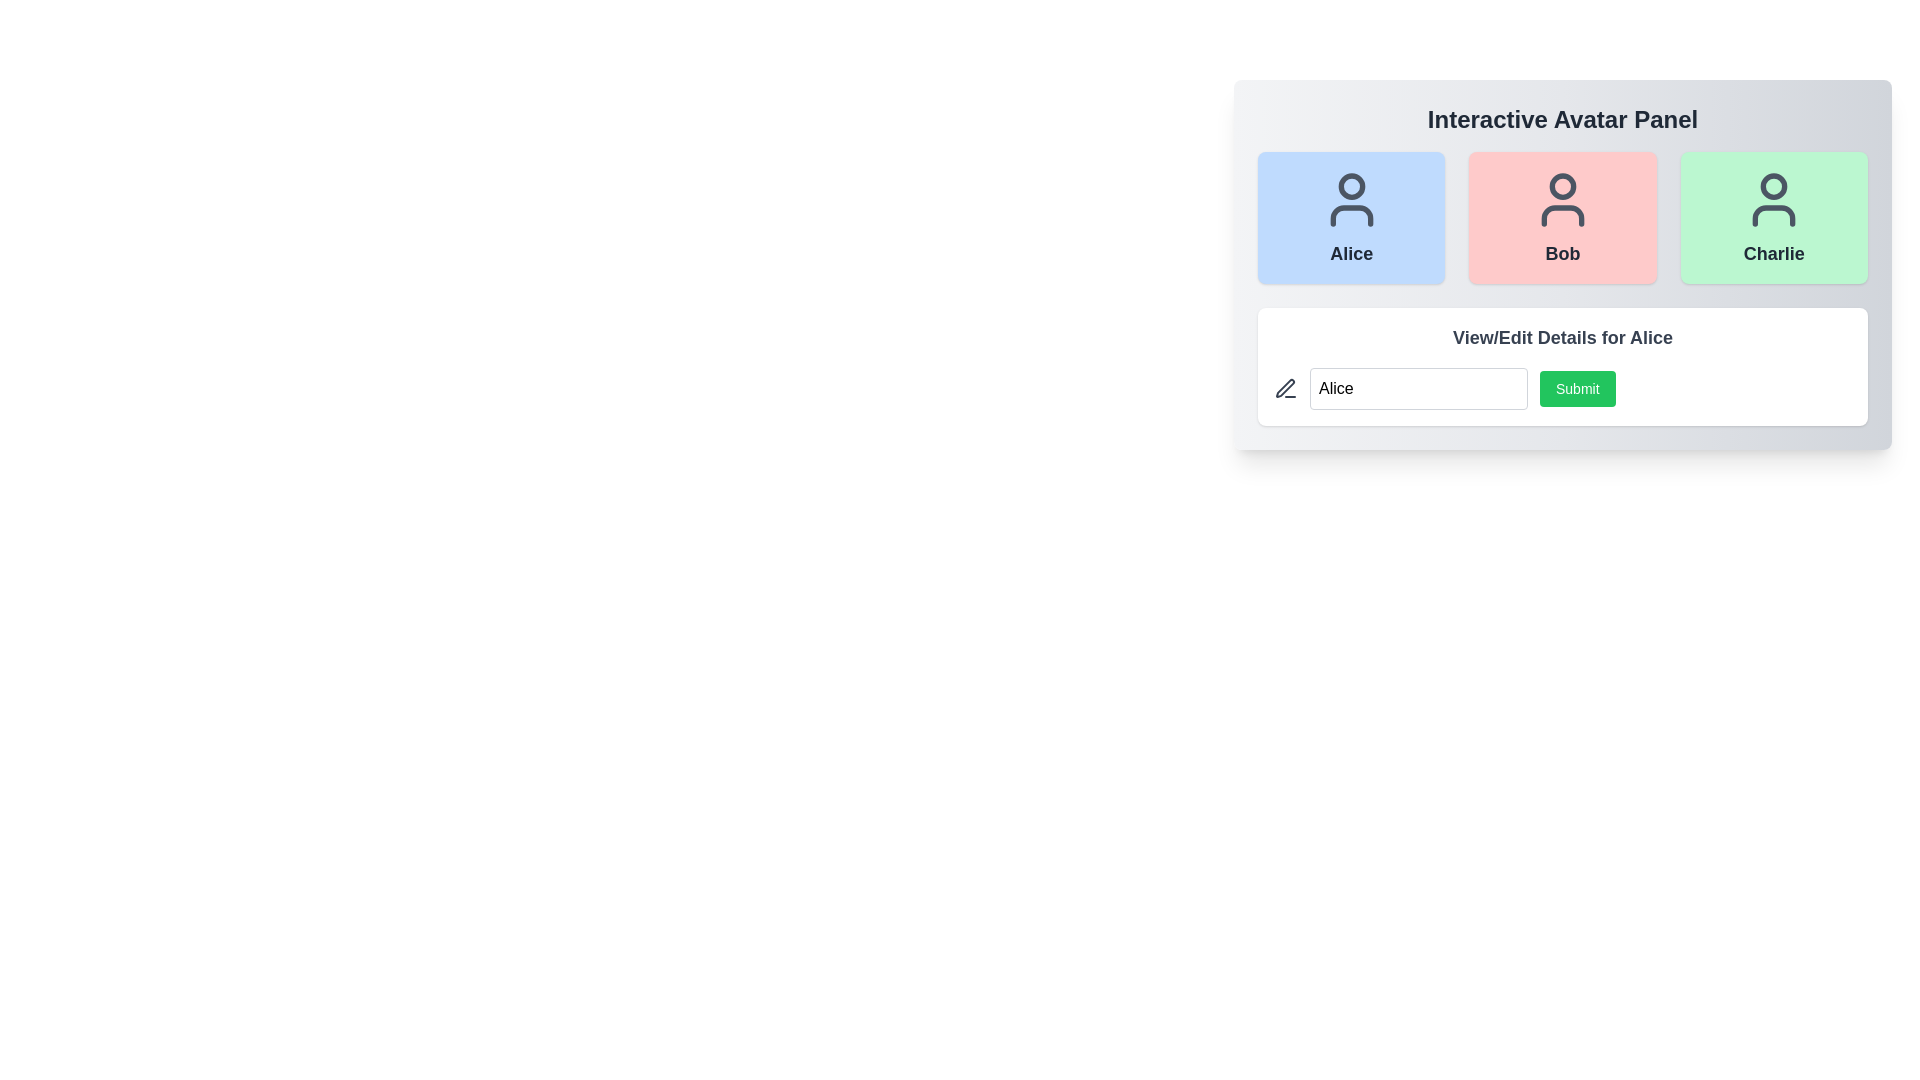 The height and width of the screenshot is (1080, 1920). What do you see at coordinates (1562, 119) in the screenshot?
I see `the title text element located at the top of the panel, which provides context for the content below, positioned above the colored boxes labeled 'Alice', 'Bob', and 'Charlie'` at bounding box center [1562, 119].